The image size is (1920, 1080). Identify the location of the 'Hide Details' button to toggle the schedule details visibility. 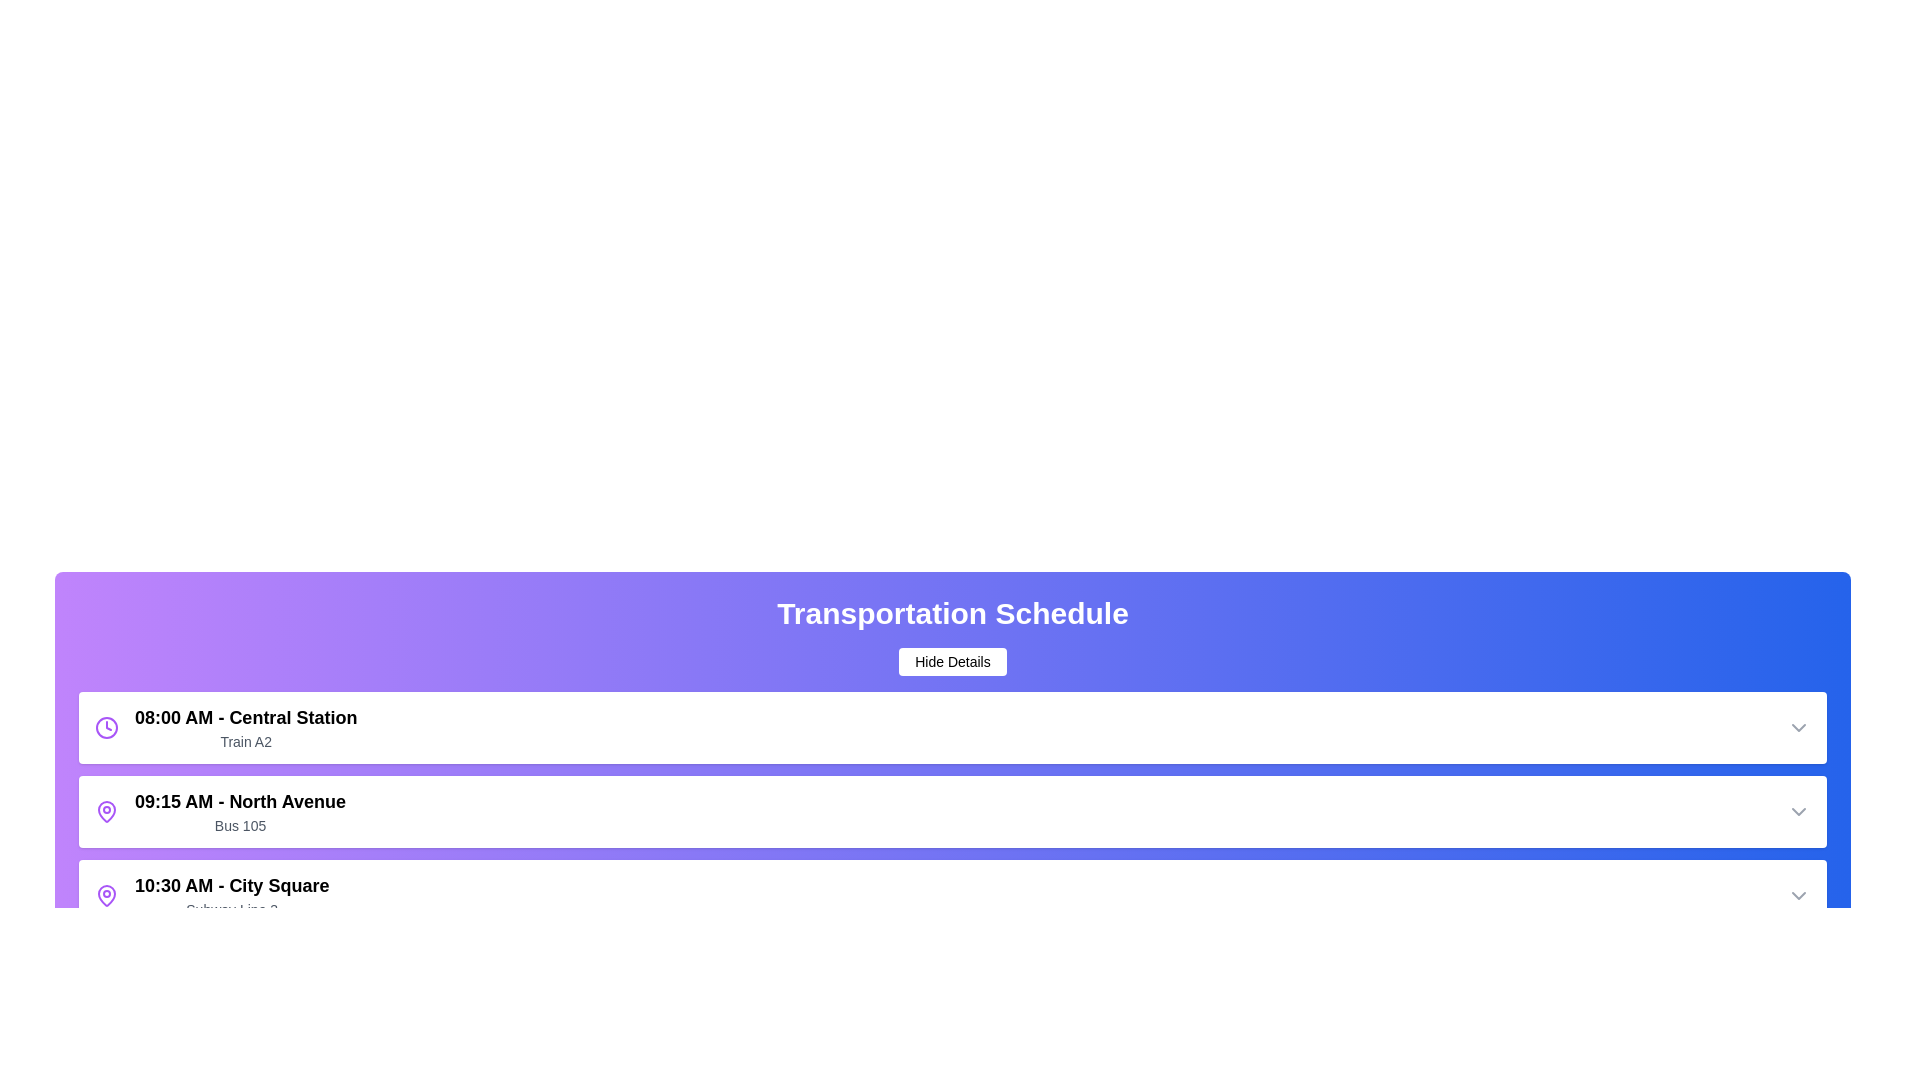
(950, 662).